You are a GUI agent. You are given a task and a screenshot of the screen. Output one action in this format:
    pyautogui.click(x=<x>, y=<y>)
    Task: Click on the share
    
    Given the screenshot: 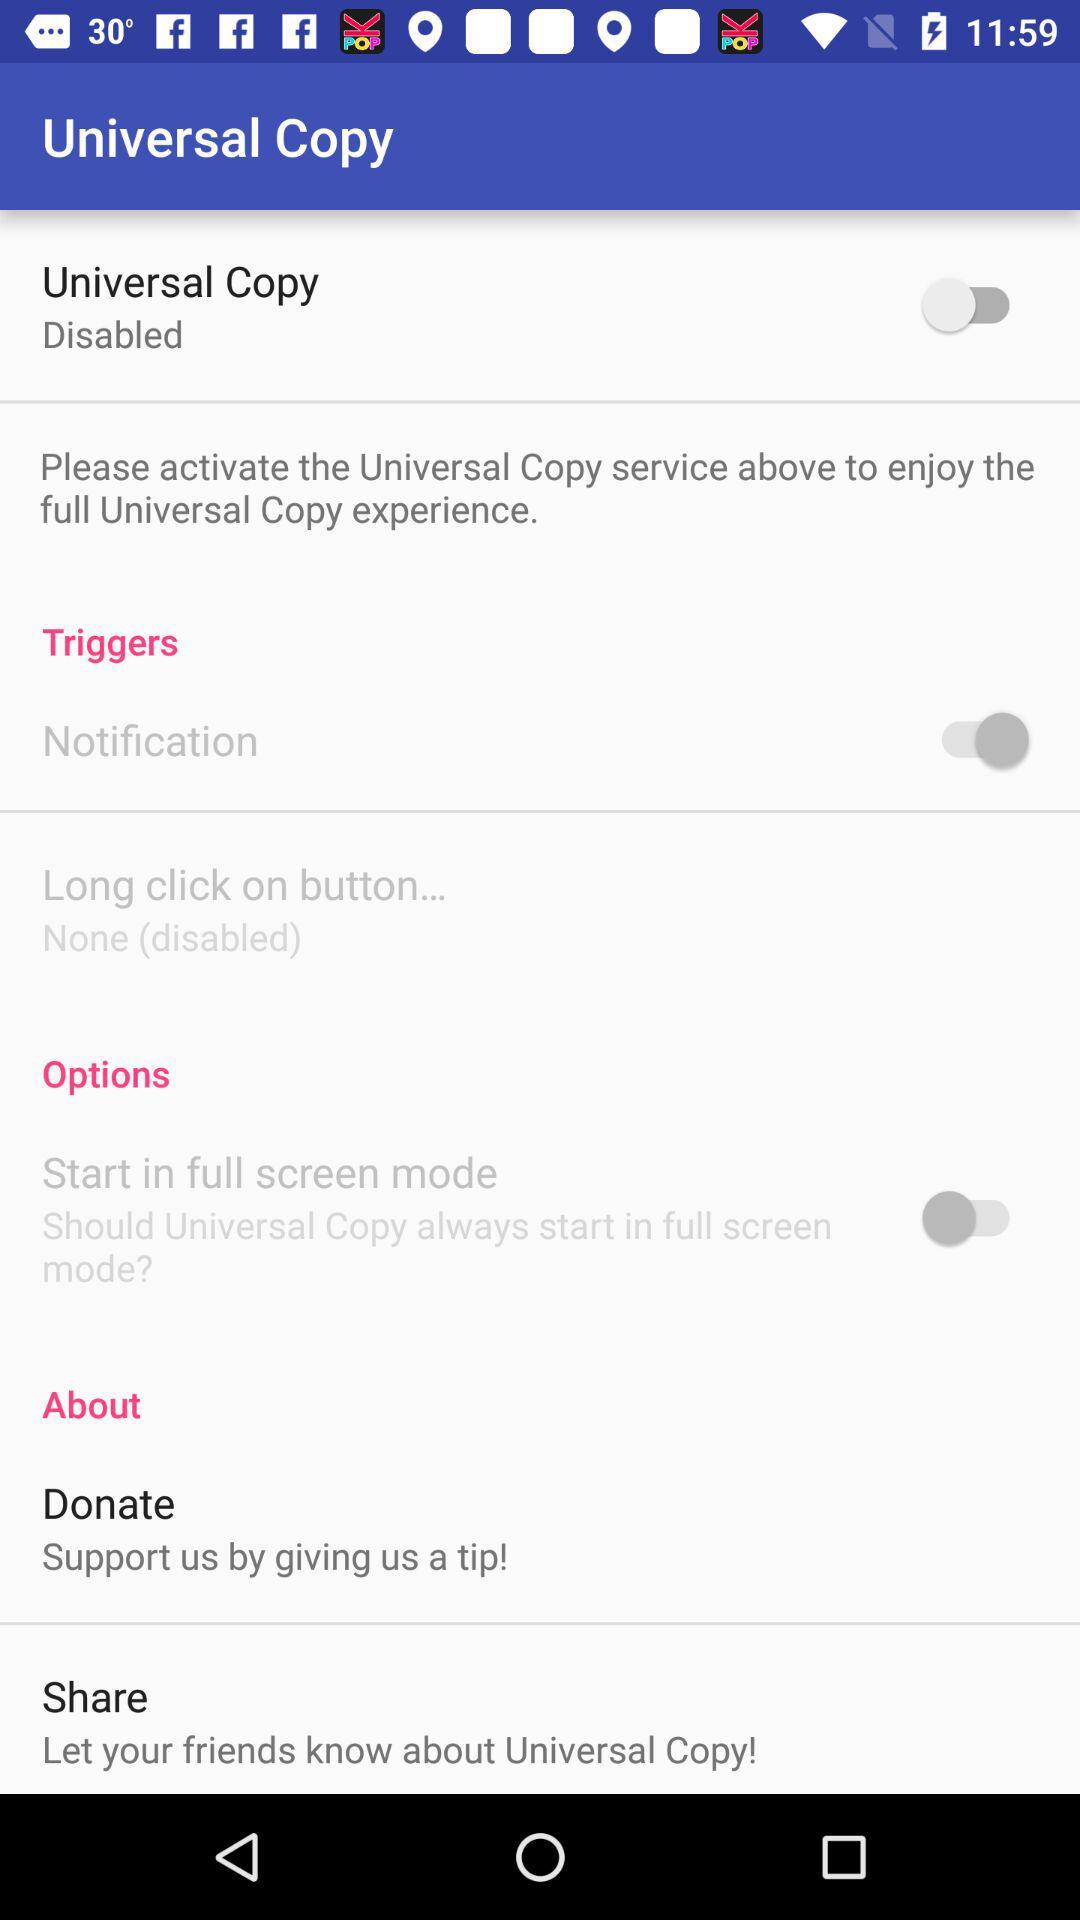 What is the action you would take?
    pyautogui.click(x=95, y=1694)
    